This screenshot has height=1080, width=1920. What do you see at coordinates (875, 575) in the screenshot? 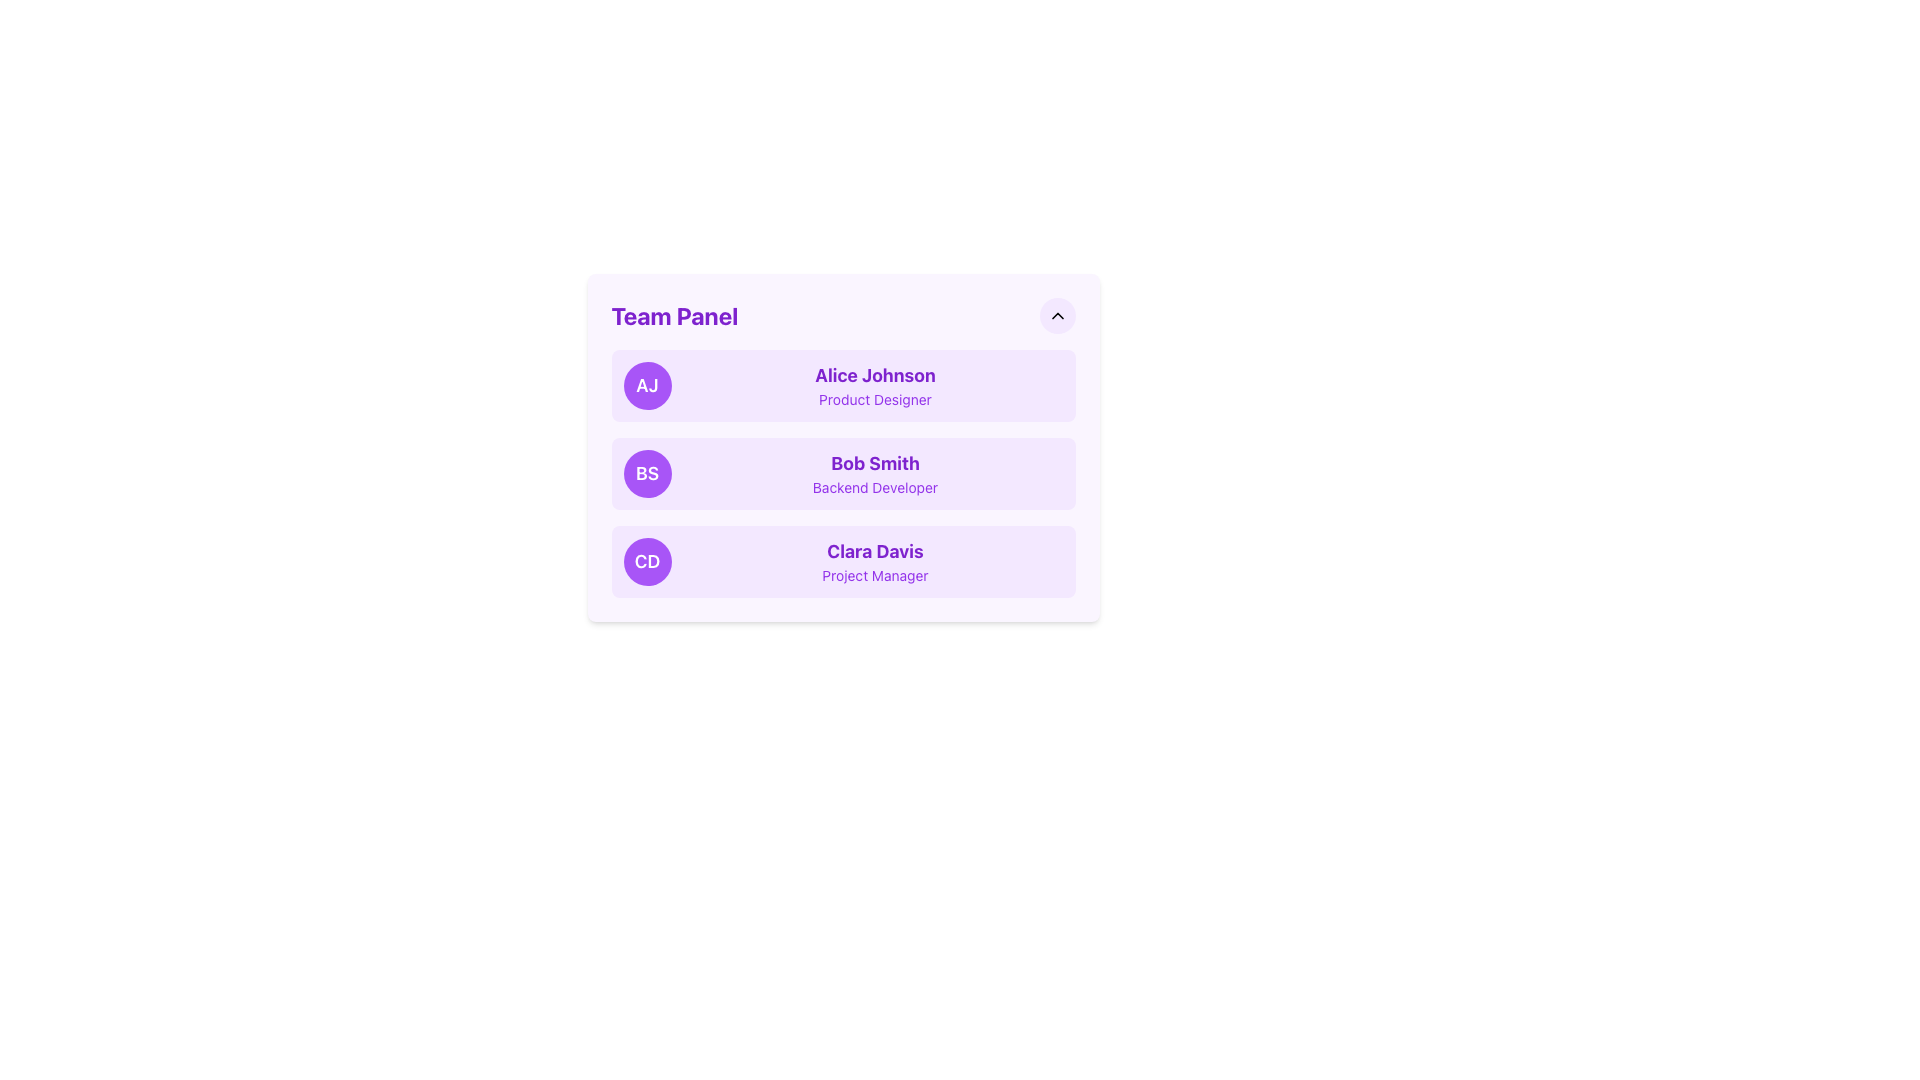
I see `text label that identifies the role or job title of Clara Davis, located directly below her name in the Team Panel` at bounding box center [875, 575].